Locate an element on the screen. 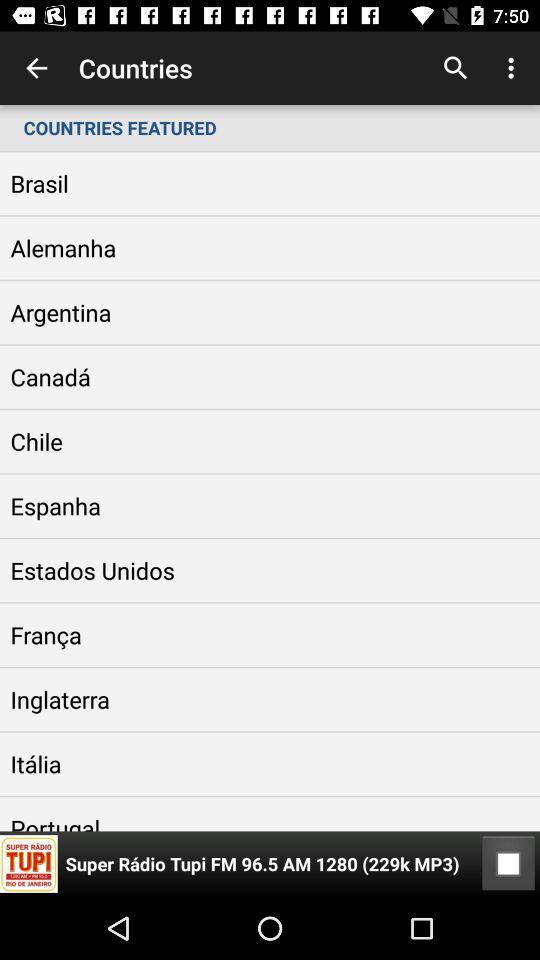 The image size is (540, 960). the icon above countries featured is located at coordinates (36, 68).